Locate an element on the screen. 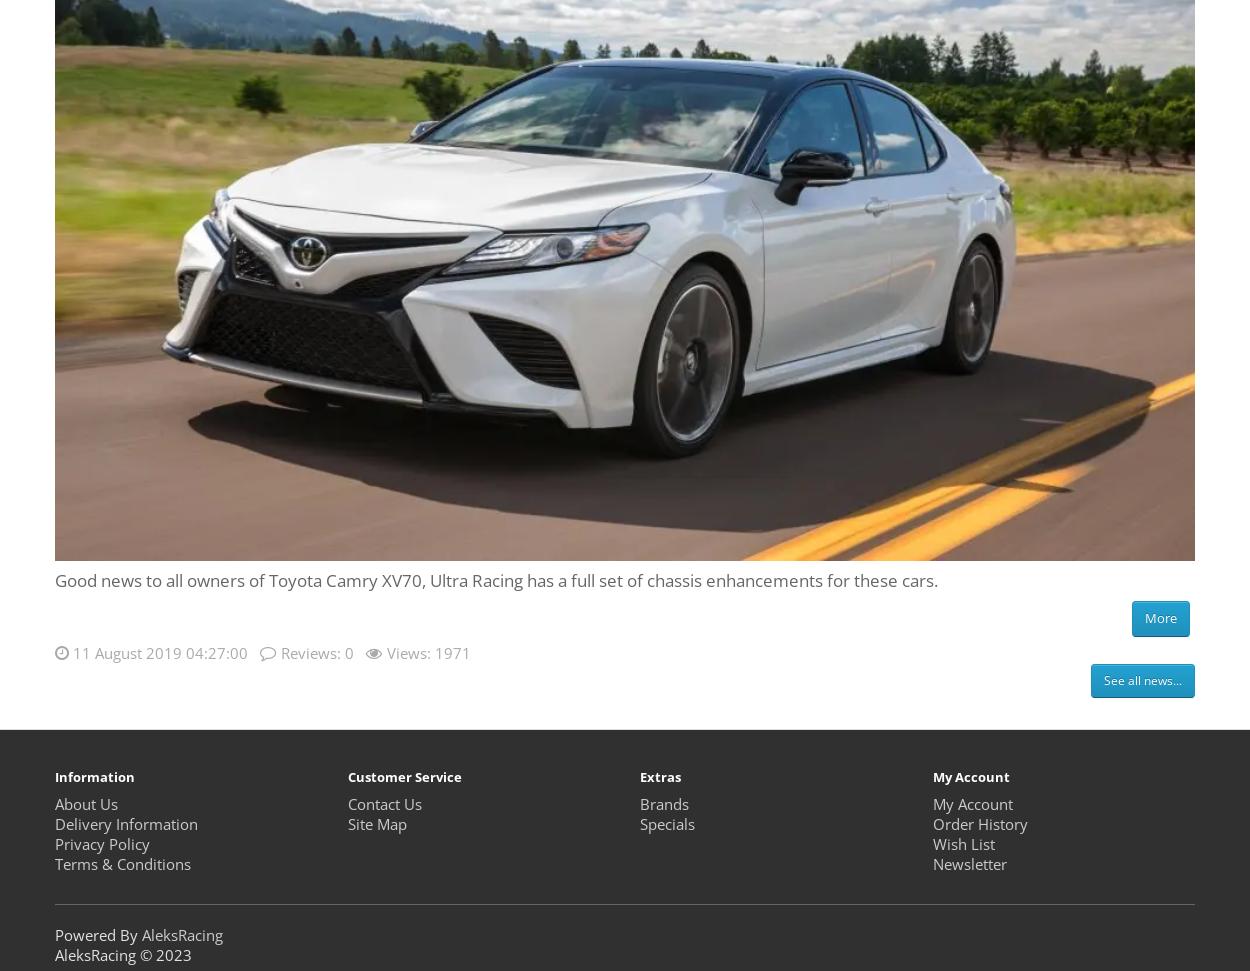 This screenshot has height=971, width=1250. 'About Us' is located at coordinates (85, 803).